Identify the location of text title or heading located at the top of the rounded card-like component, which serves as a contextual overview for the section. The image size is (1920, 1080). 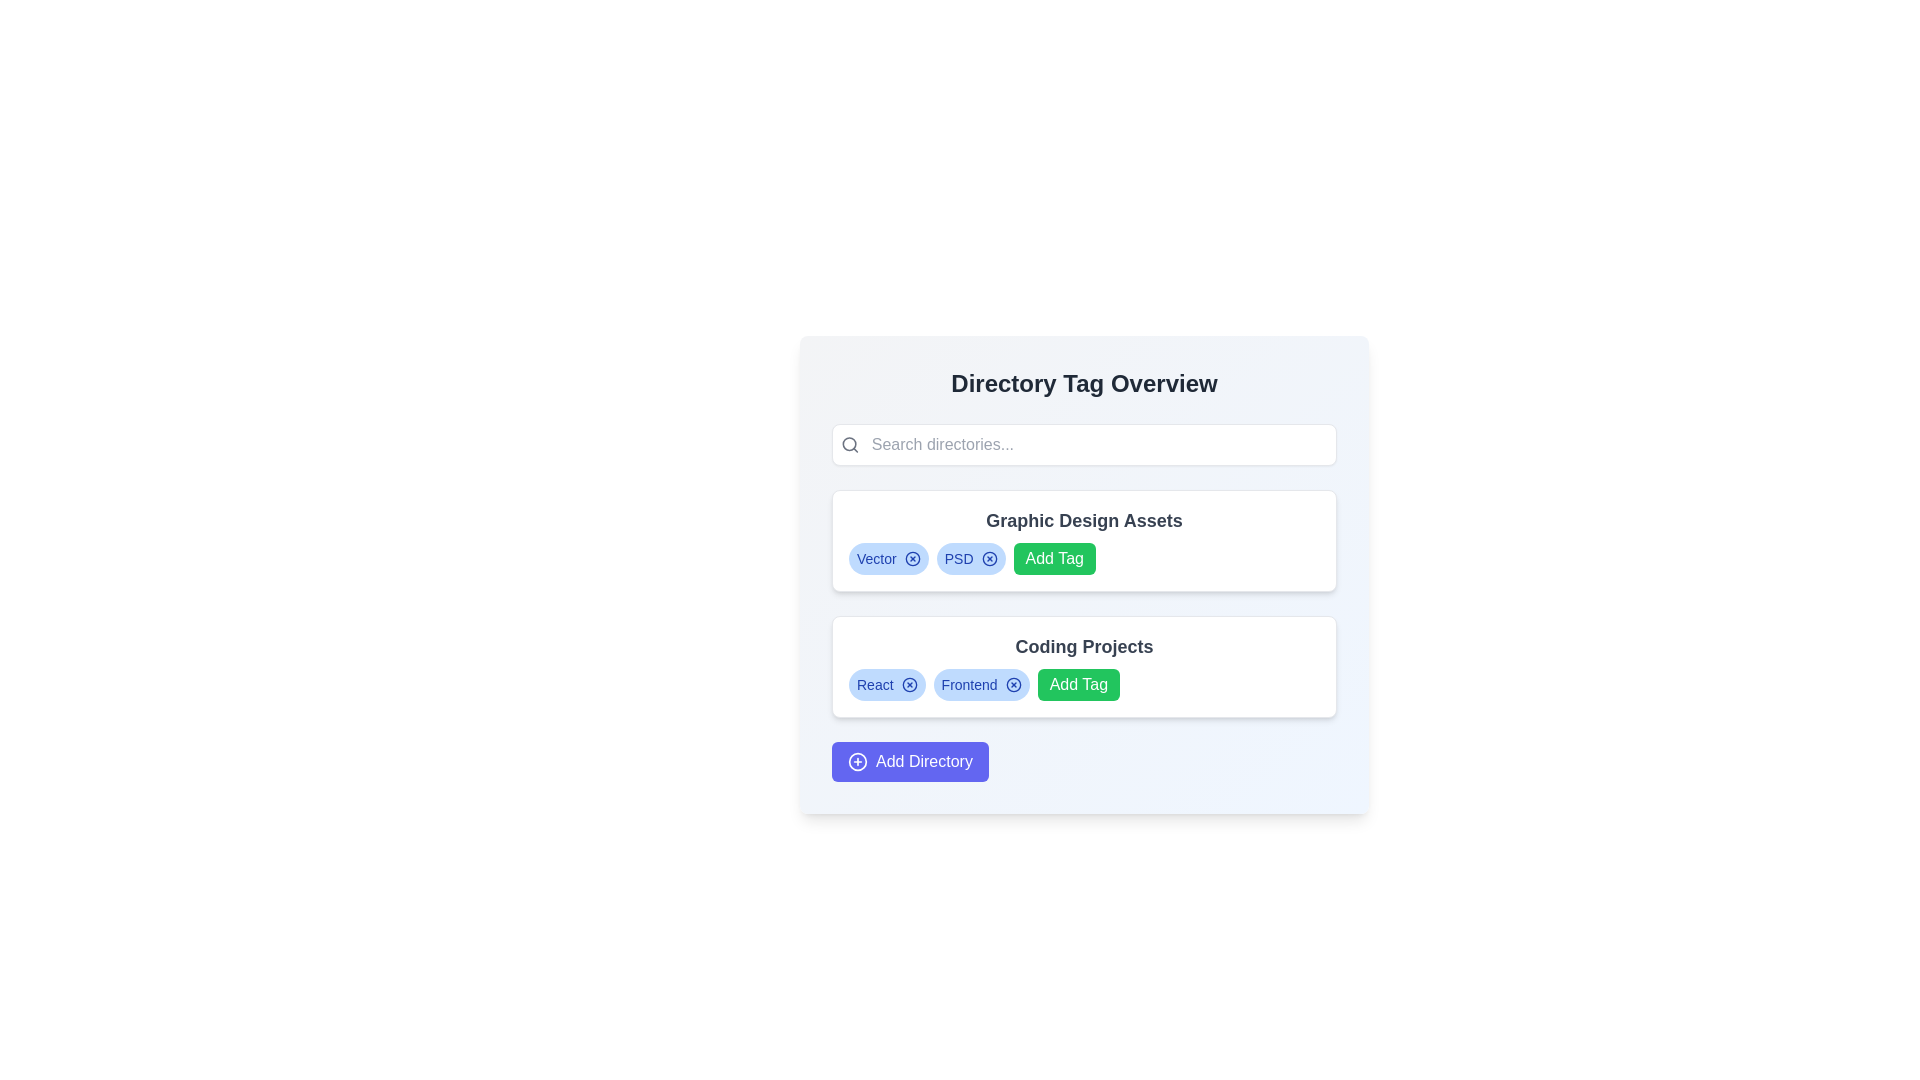
(1083, 384).